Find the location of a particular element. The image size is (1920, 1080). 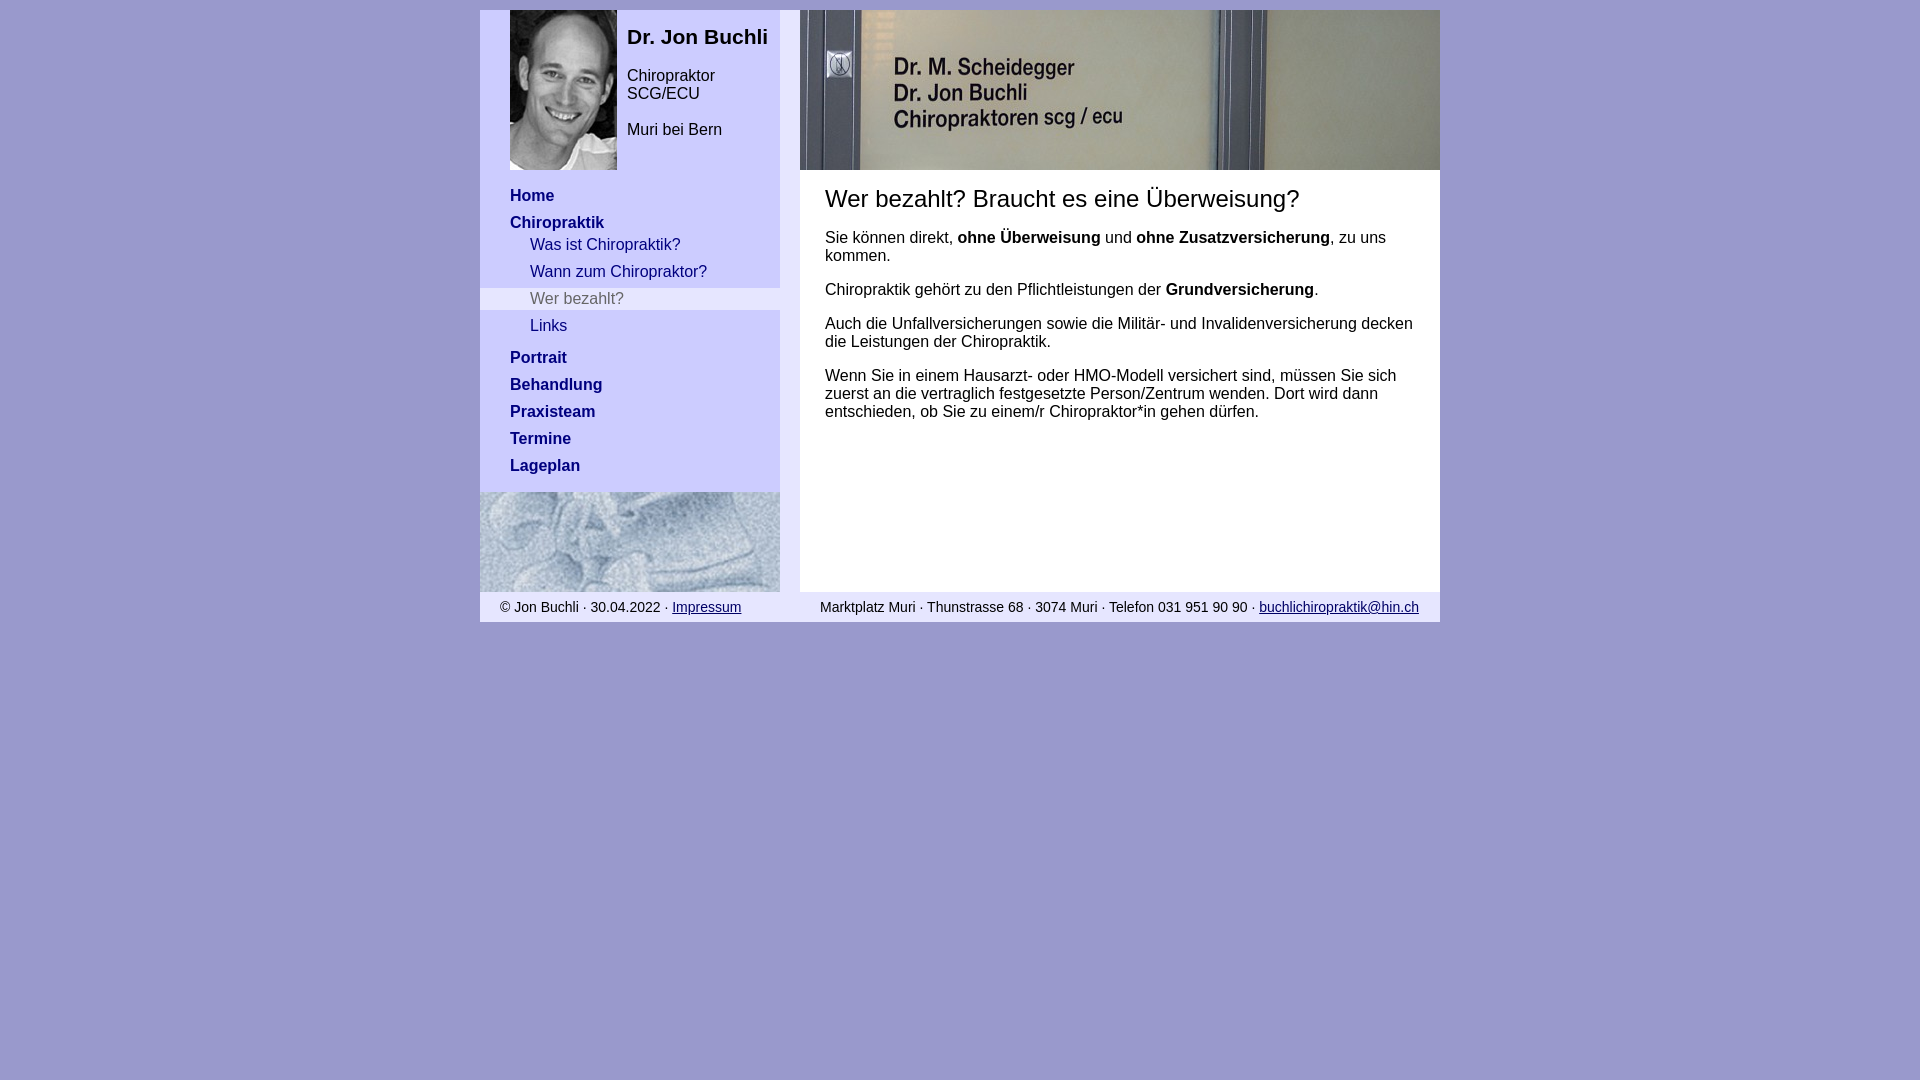

'Chiropraktik' is located at coordinates (628, 223).